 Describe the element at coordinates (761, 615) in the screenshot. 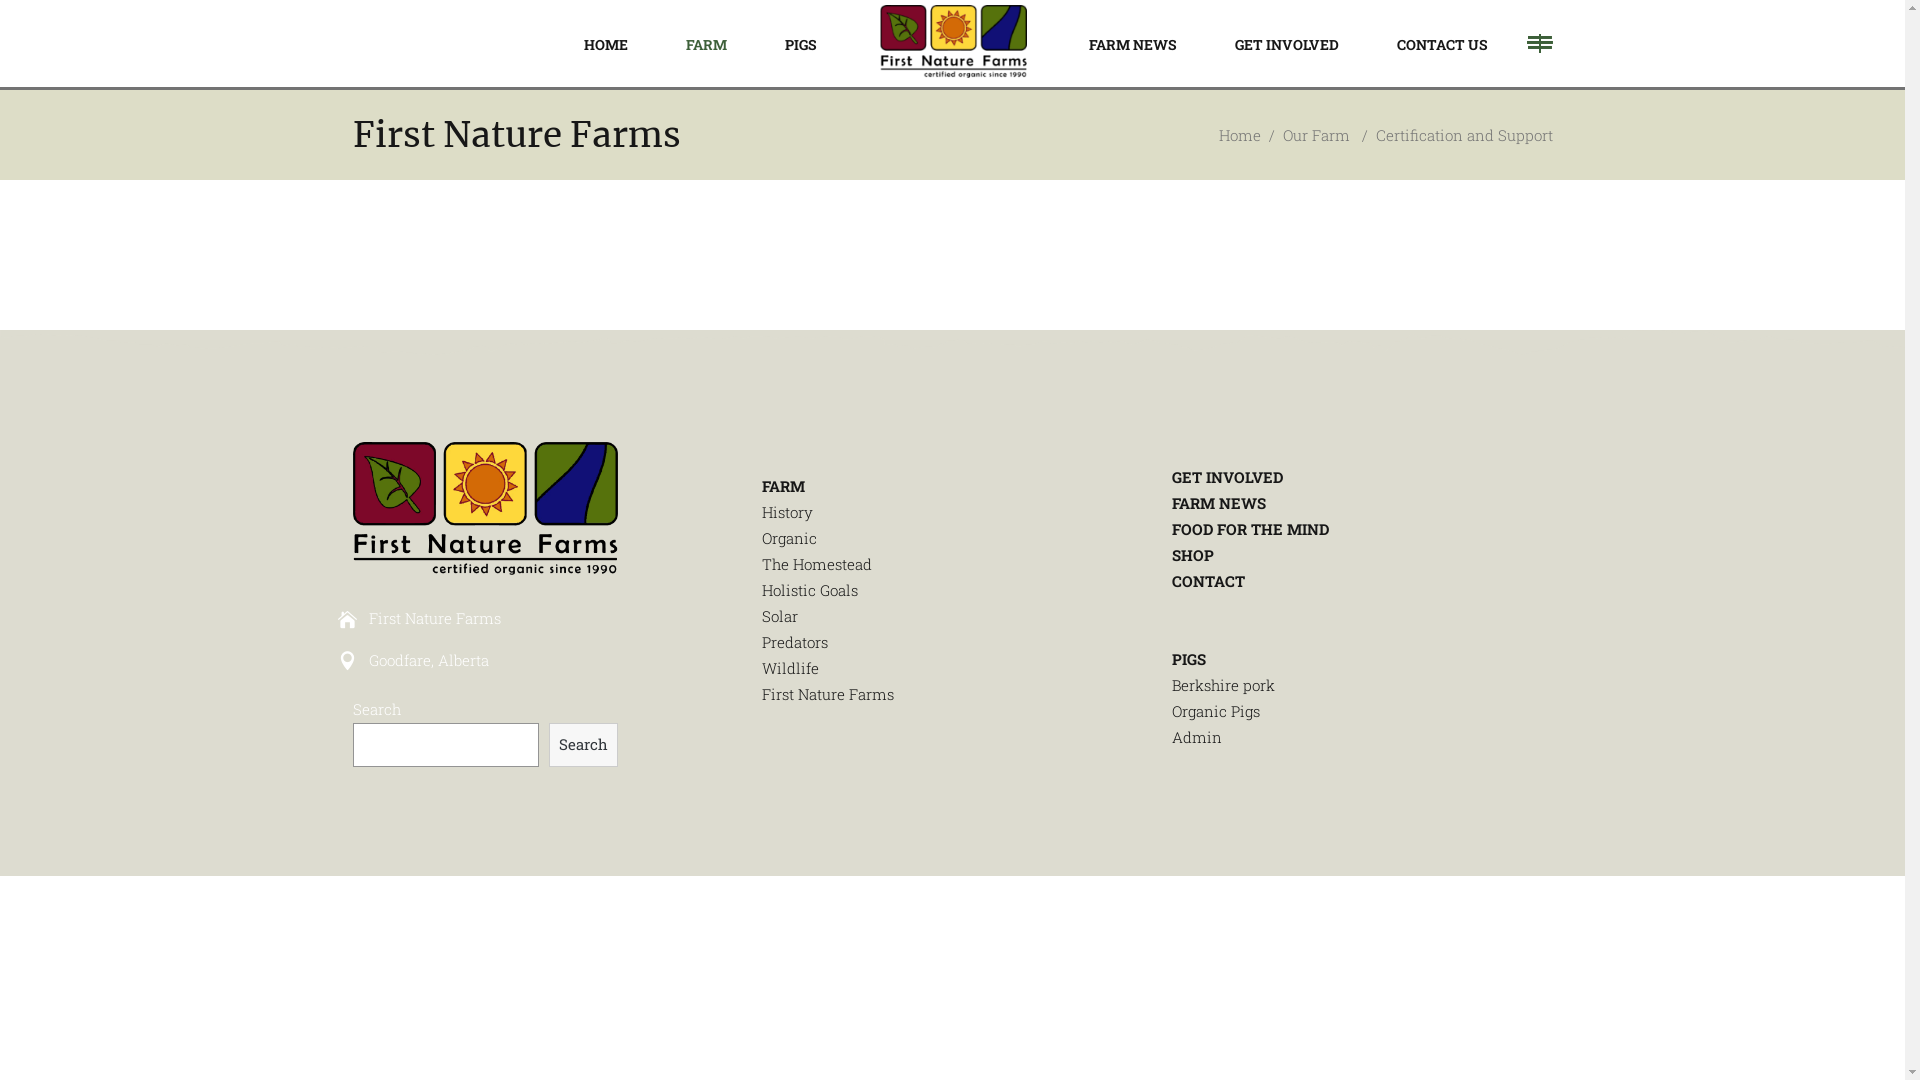

I see `'Solar'` at that location.